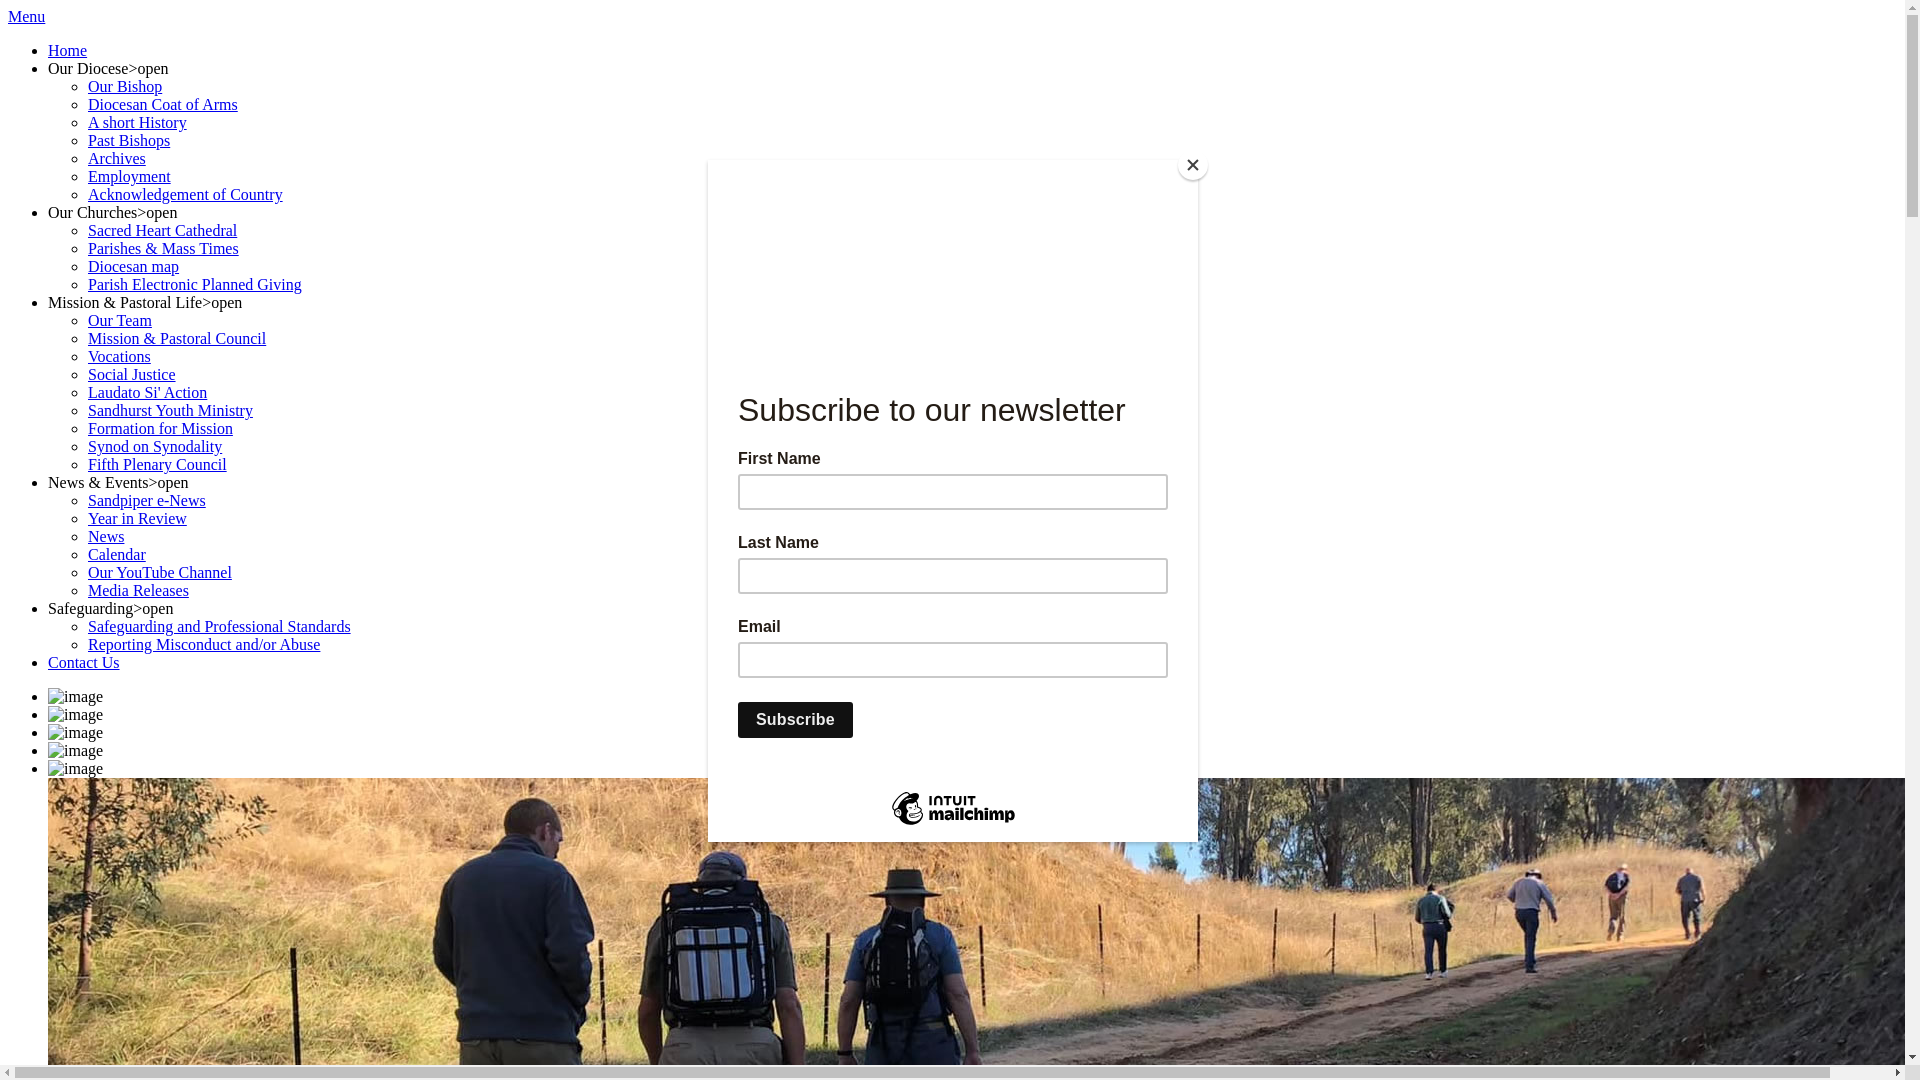 Image resolution: width=1920 pixels, height=1080 pixels. What do you see at coordinates (86, 427) in the screenshot?
I see `'Formation for Mission'` at bounding box center [86, 427].